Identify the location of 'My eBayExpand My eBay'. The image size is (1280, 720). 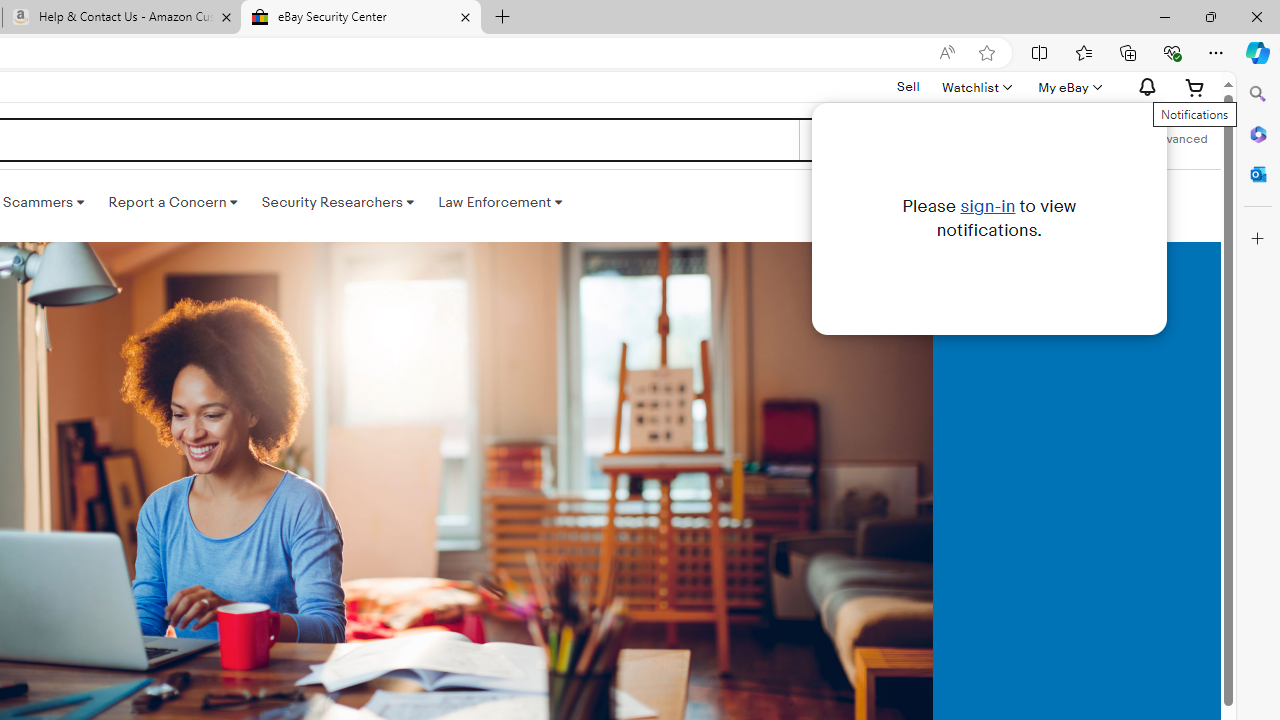
(1067, 86).